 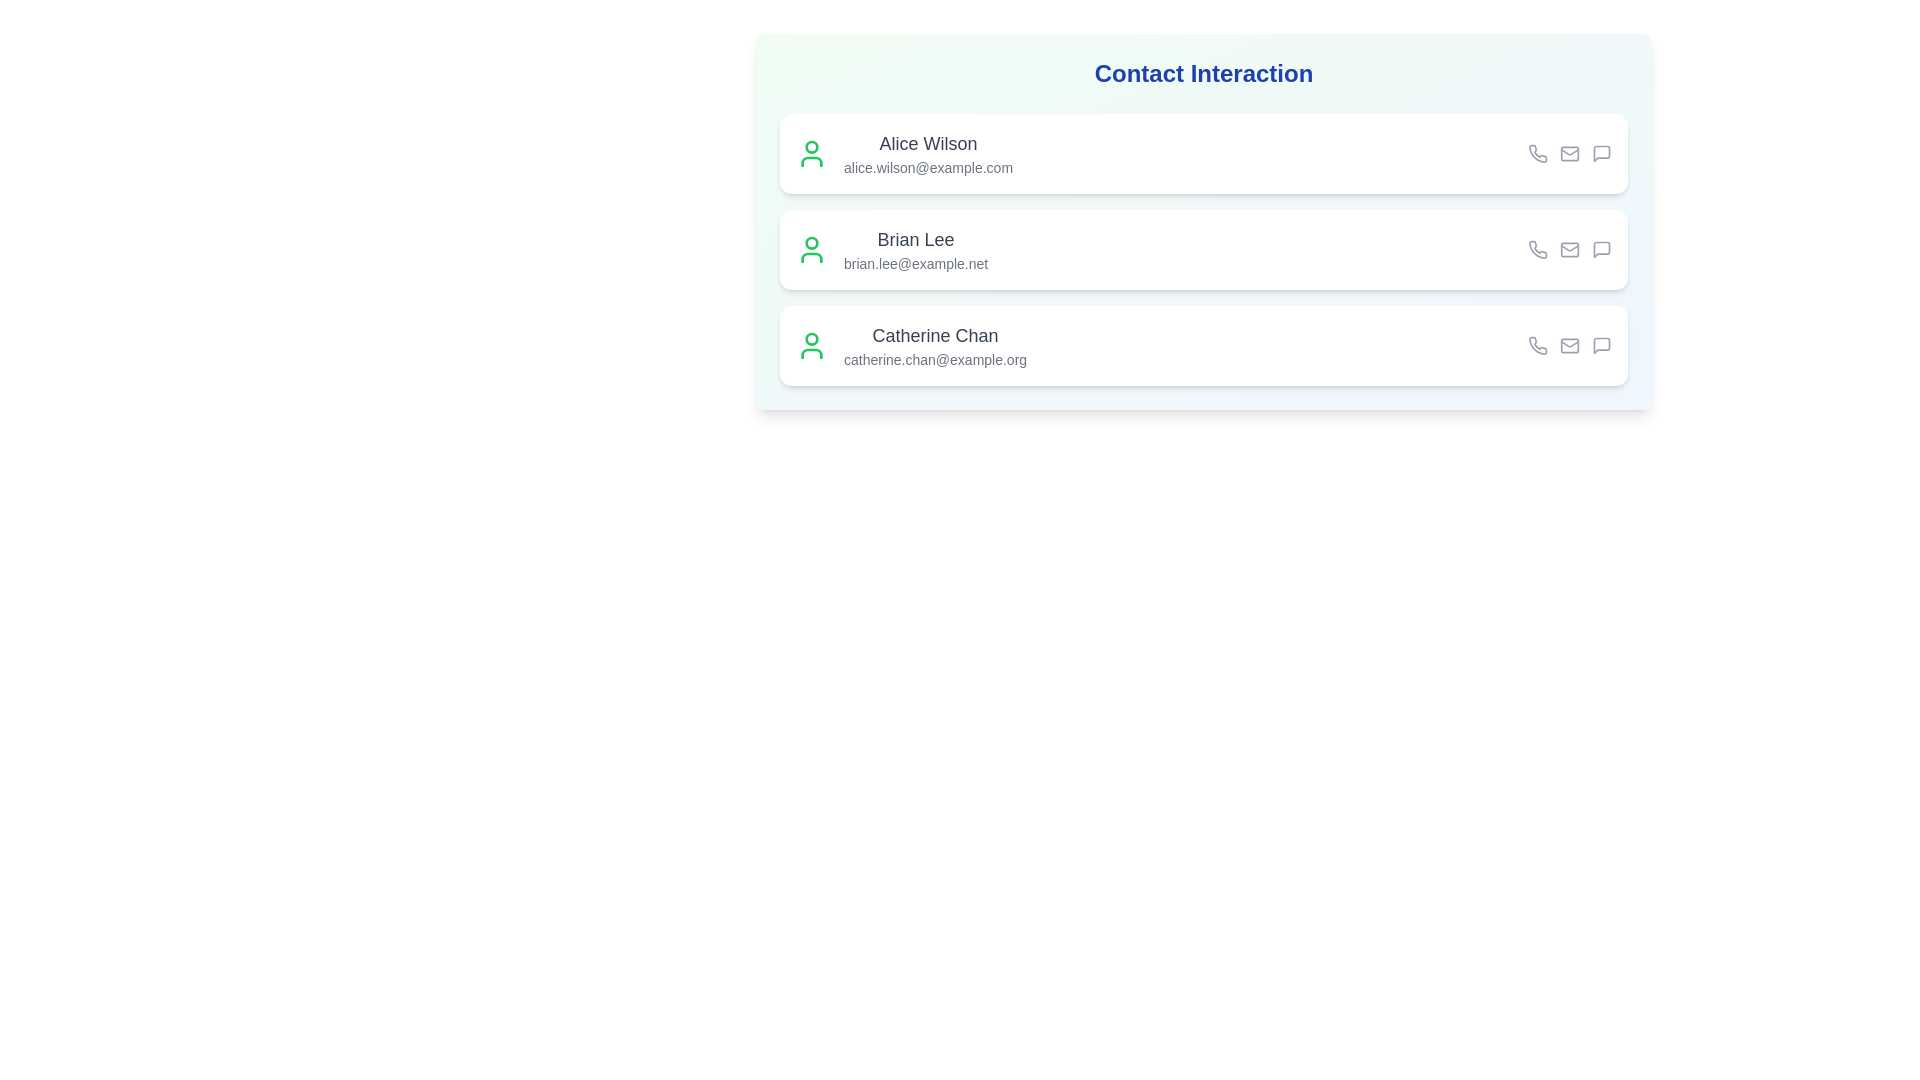 I want to click on the contact Catherine Chan by clicking on their list item, so click(x=1203, y=345).